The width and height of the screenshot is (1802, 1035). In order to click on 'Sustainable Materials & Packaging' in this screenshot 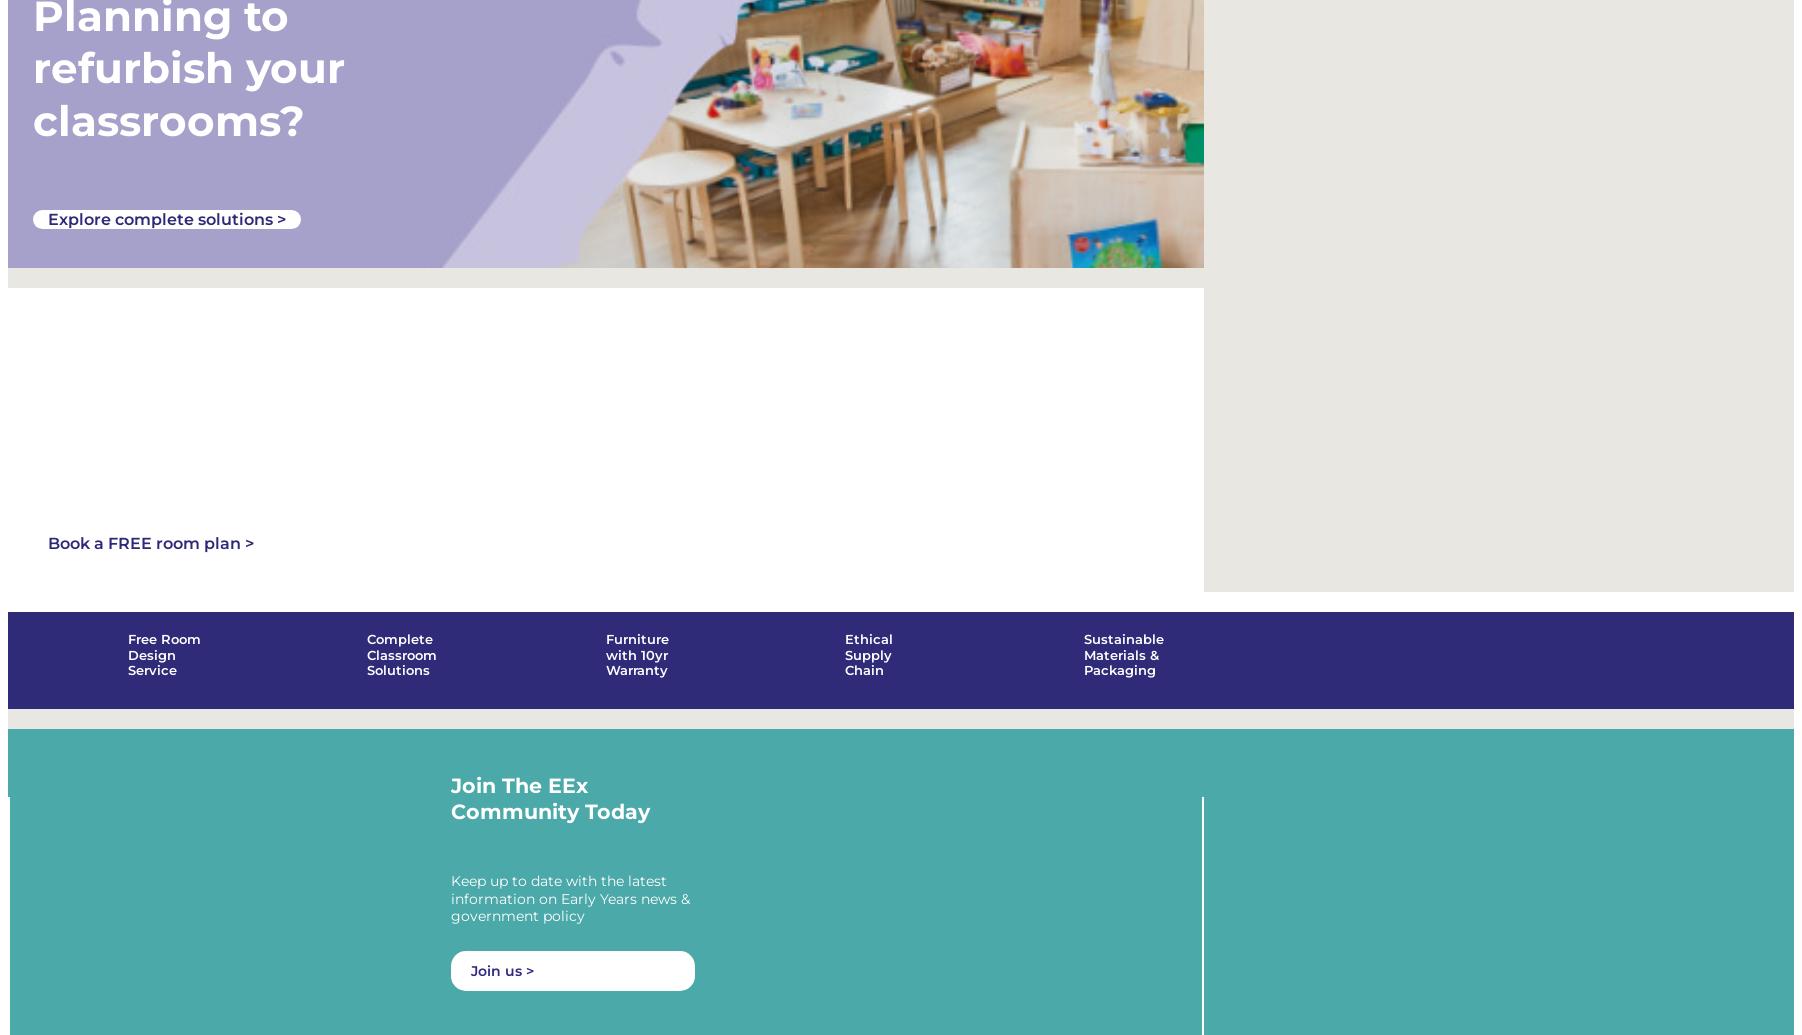, I will do `click(1123, 666)`.